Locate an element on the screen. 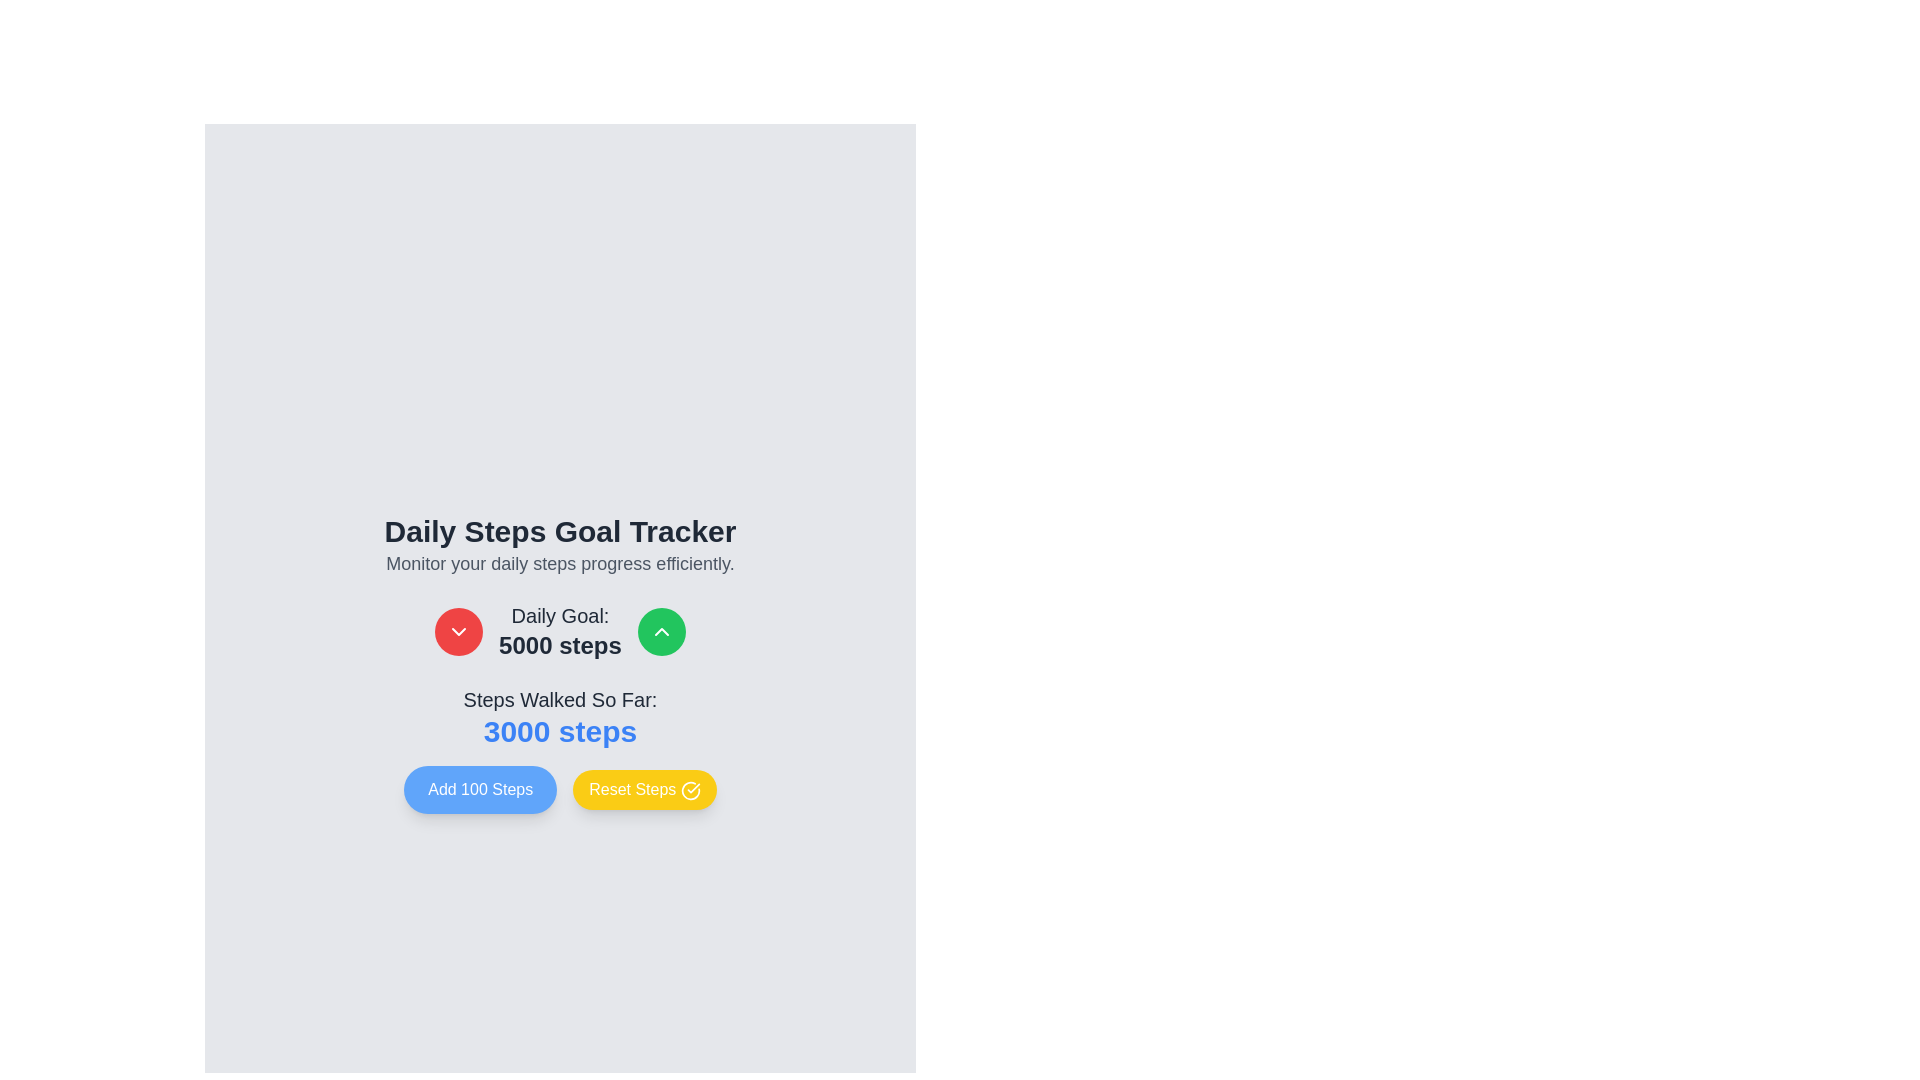 The height and width of the screenshot is (1080, 1920). the text element that reads 'Monitor your daily steps progress efficiently.' which is positioned below the heading 'Daily Steps Goal Tracker' is located at coordinates (560, 563).